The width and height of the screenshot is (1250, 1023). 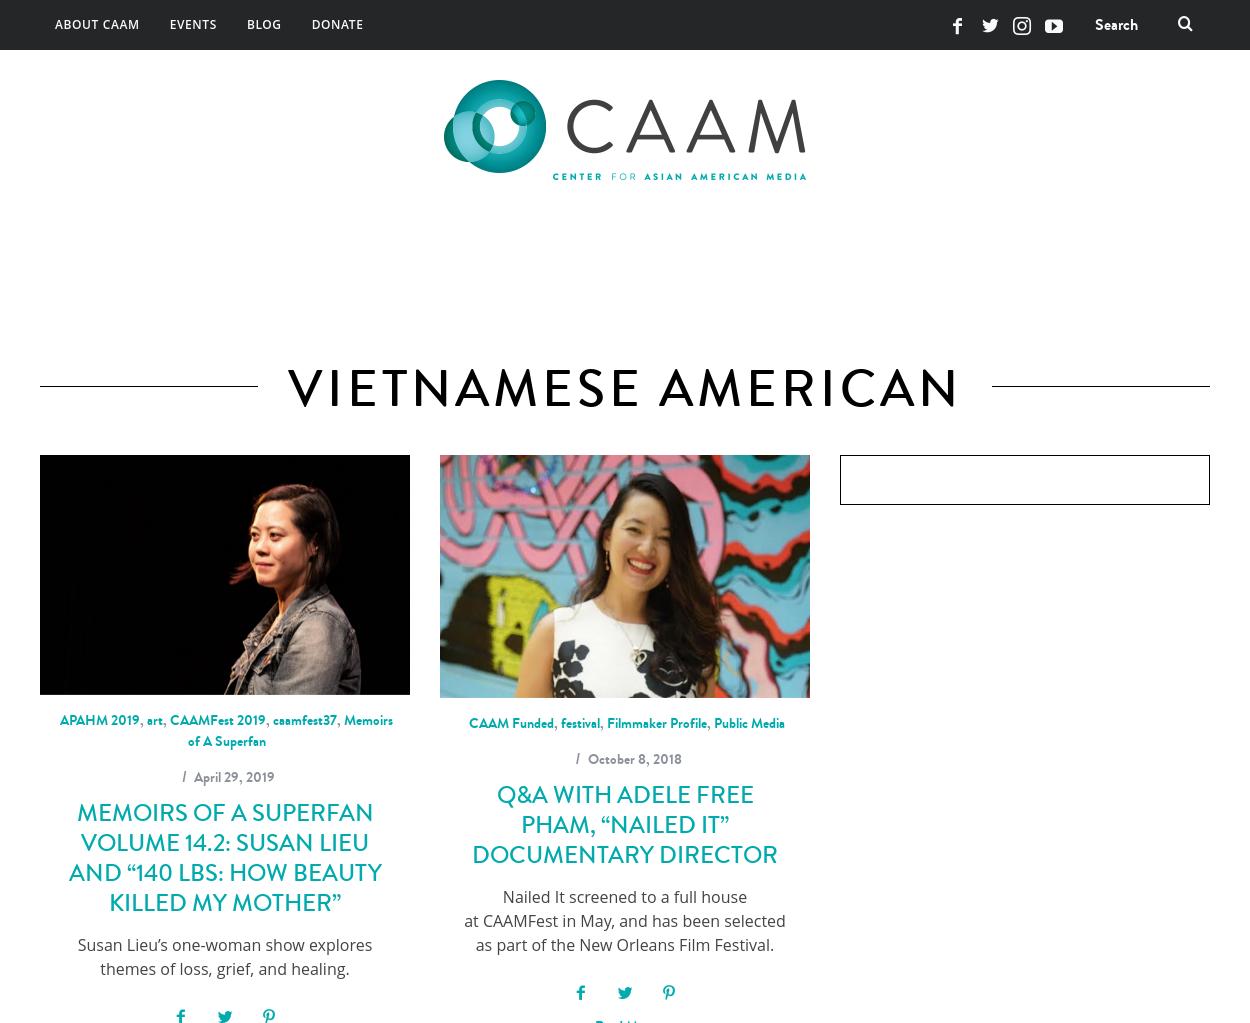 What do you see at coordinates (305, 718) in the screenshot?
I see `'caamfest37'` at bounding box center [305, 718].